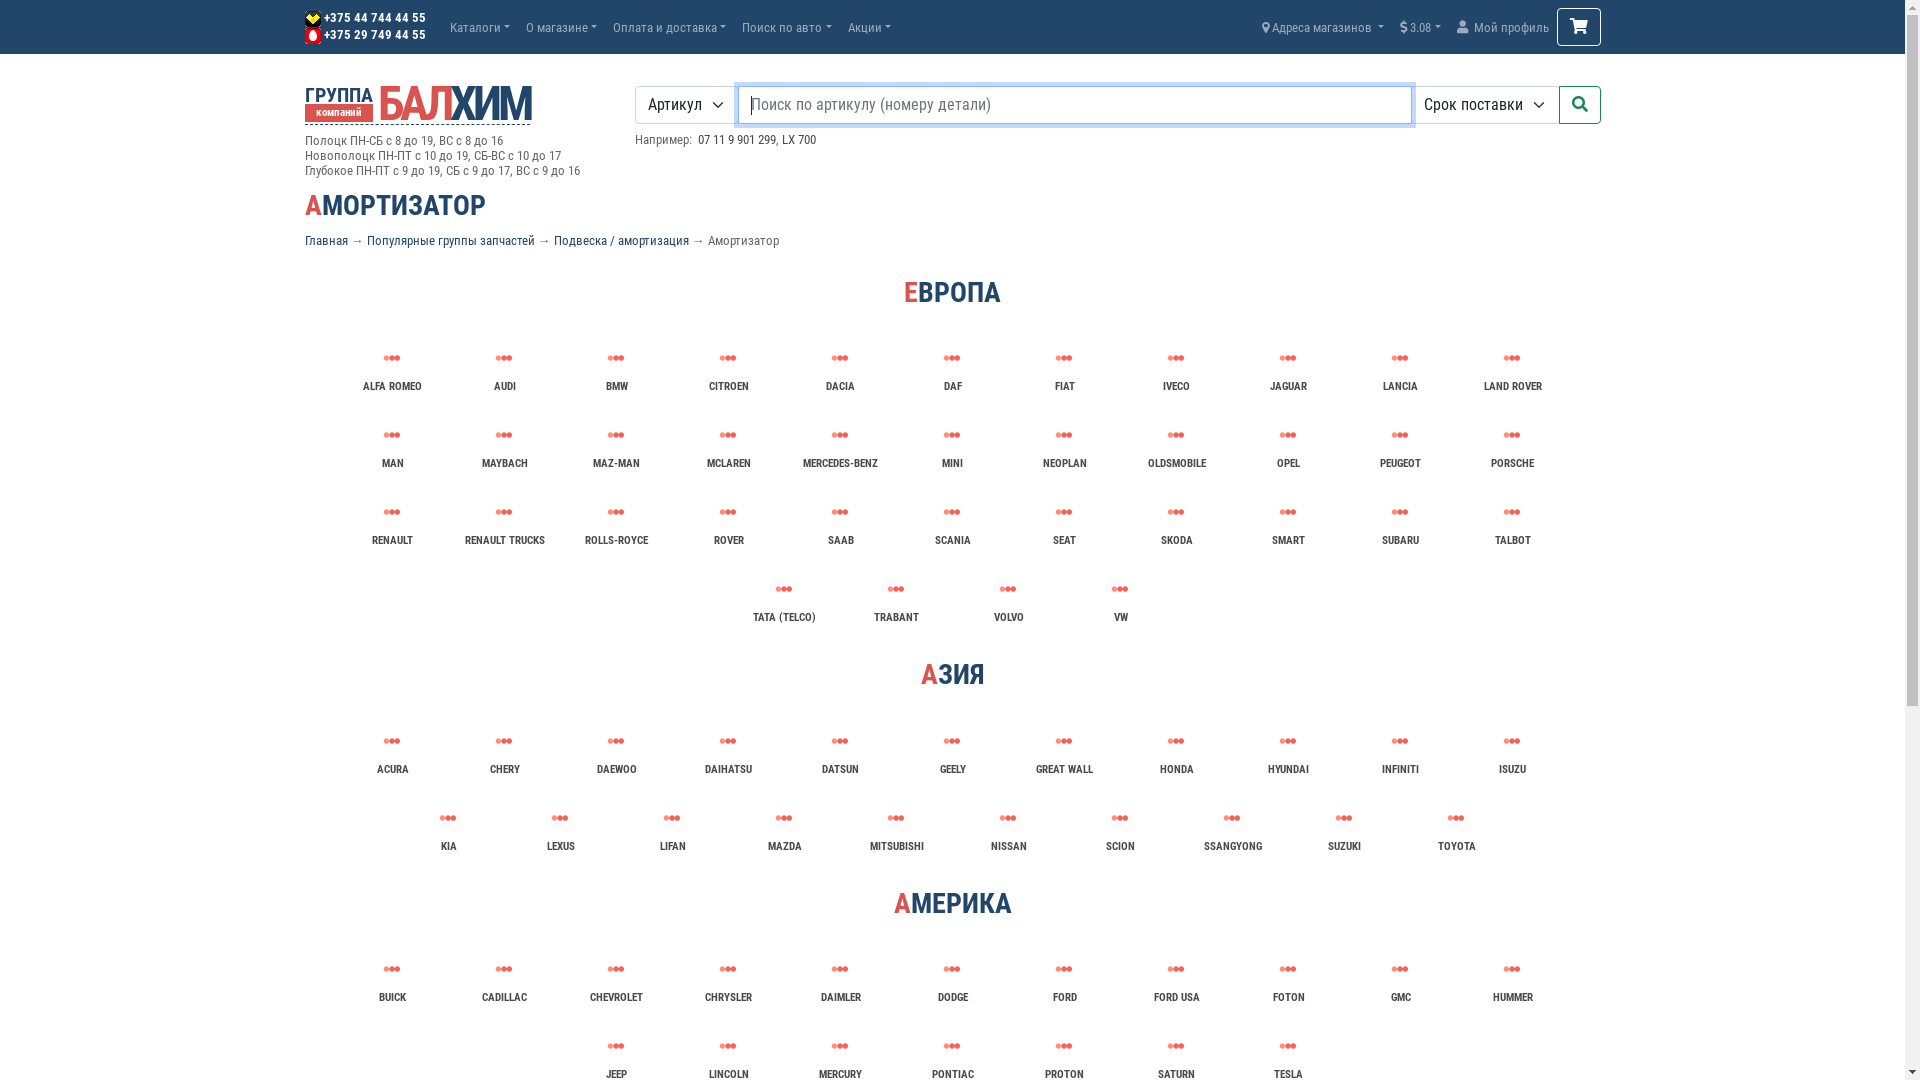  Describe the element at coordinates (1231, 825) in the screenshot. I see `'SSANGYONG'` at that location.